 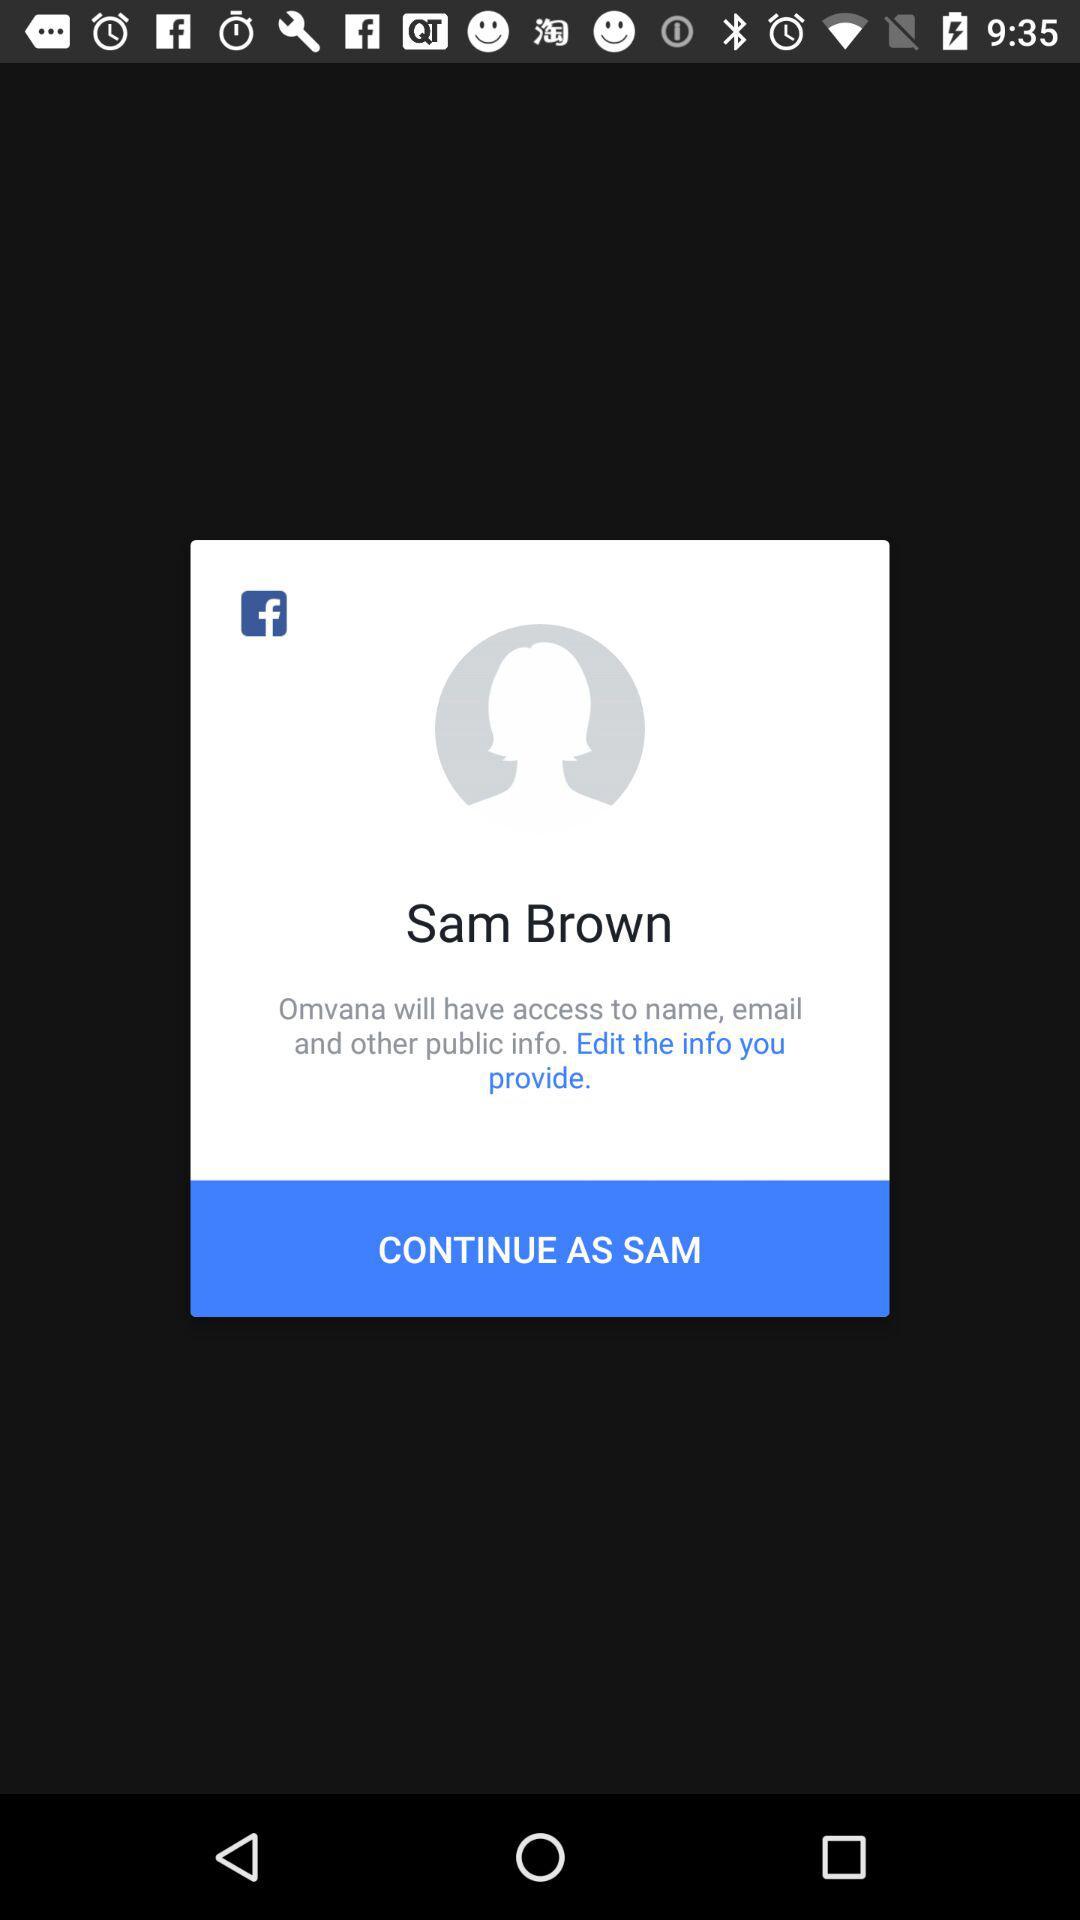 What do you see at coordinates (540, 1041) in the screenshot?
I see `item below sam brown` at bounding box center [540, 1041].